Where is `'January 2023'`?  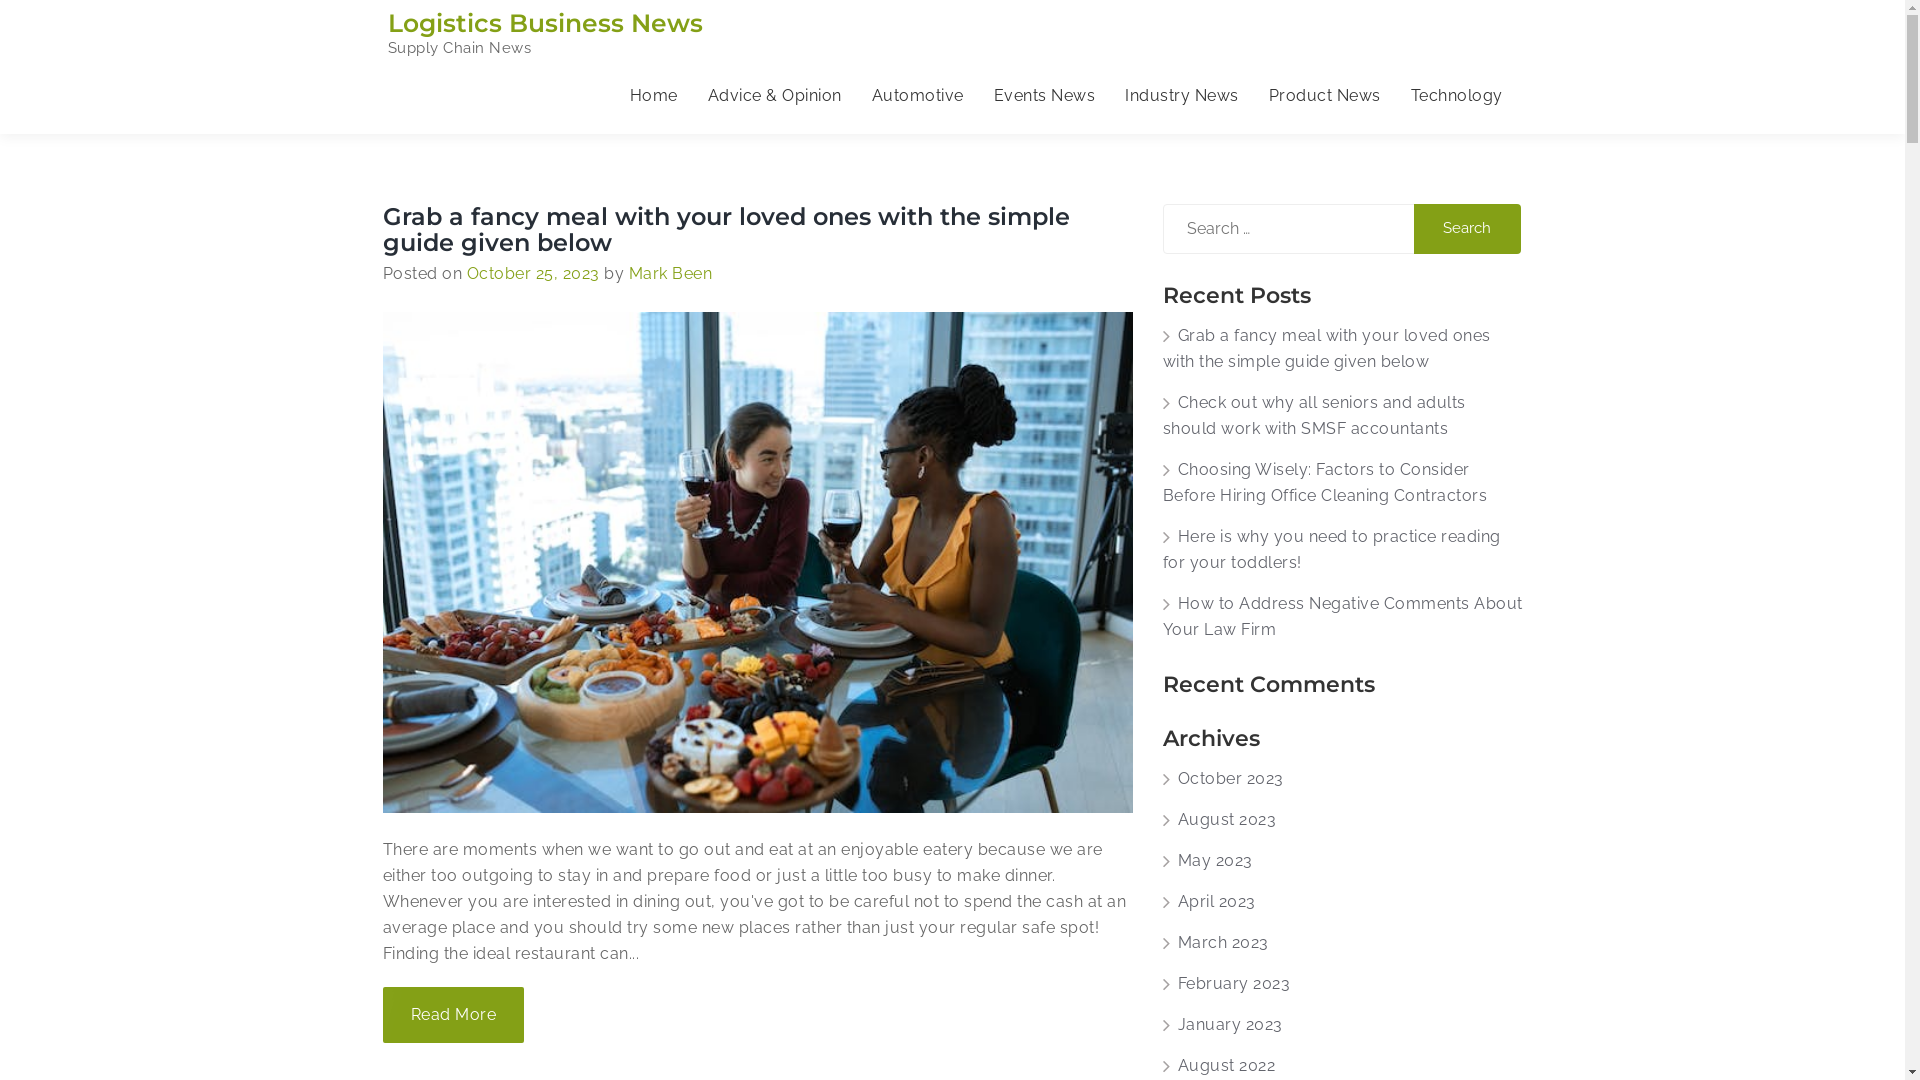 'January 2023' is located at coordinates (1161, 1024).